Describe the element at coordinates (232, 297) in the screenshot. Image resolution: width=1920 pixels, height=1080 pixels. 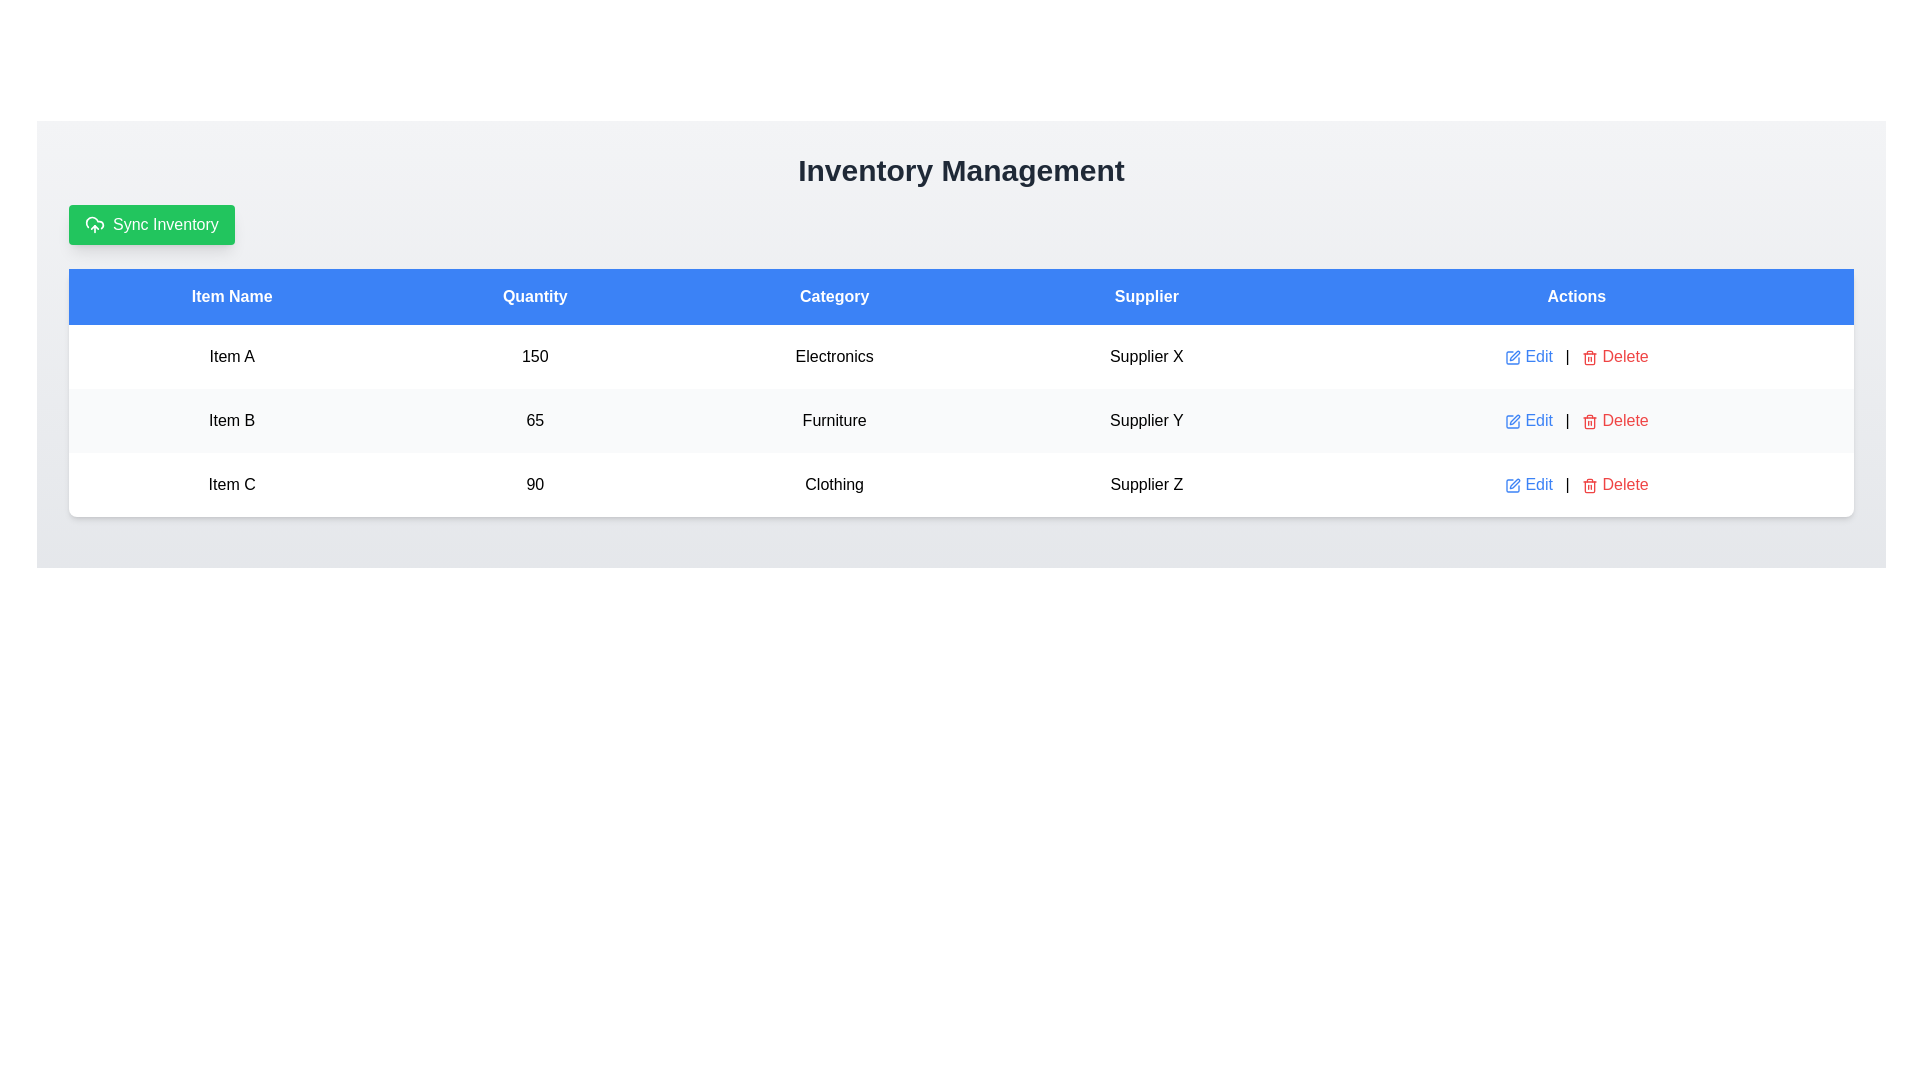
I see `the text label/header 'Item Name' located in the first column of the table, which has a blue background and white text` at that location.